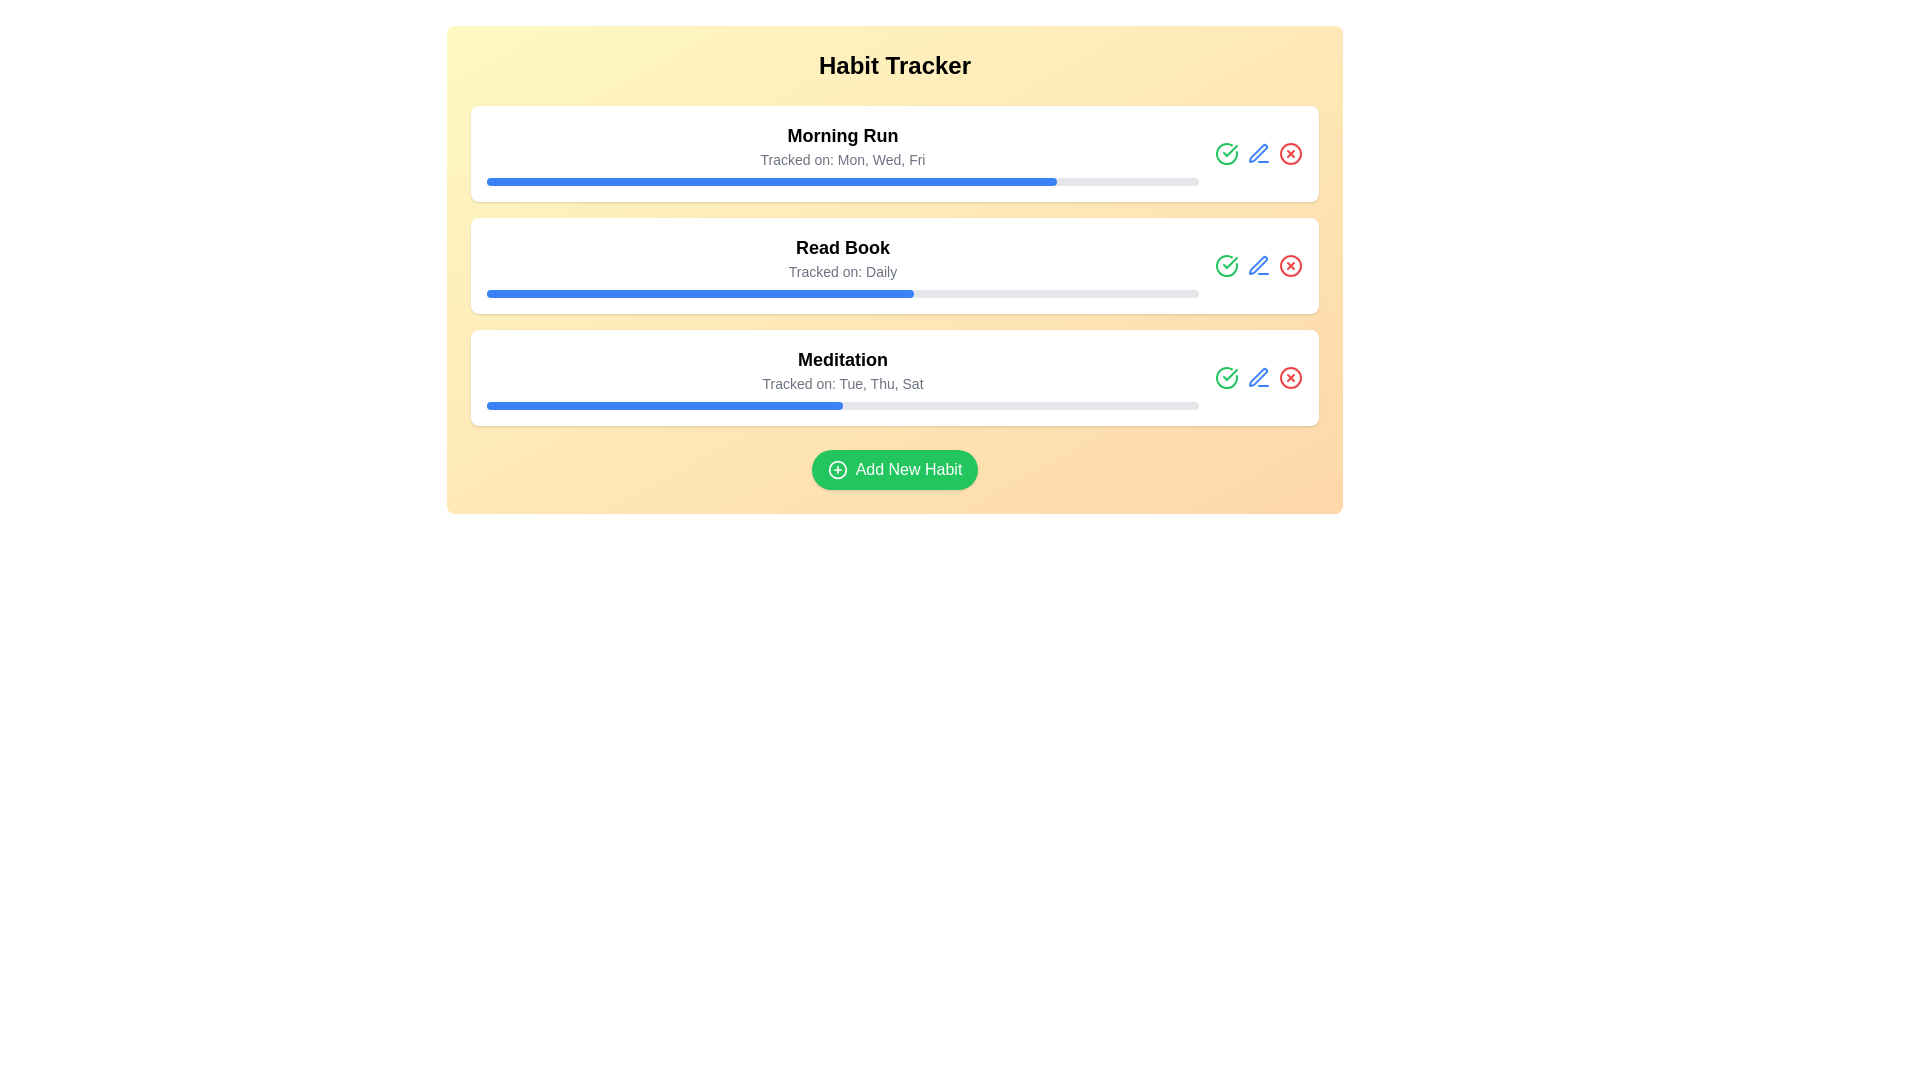 The image size is (1920, 1080). I want to click on progress value of the progress bar located under the 'Morning Run' header, which visually represents the completion status of the associated tasks, so click(770, 181).